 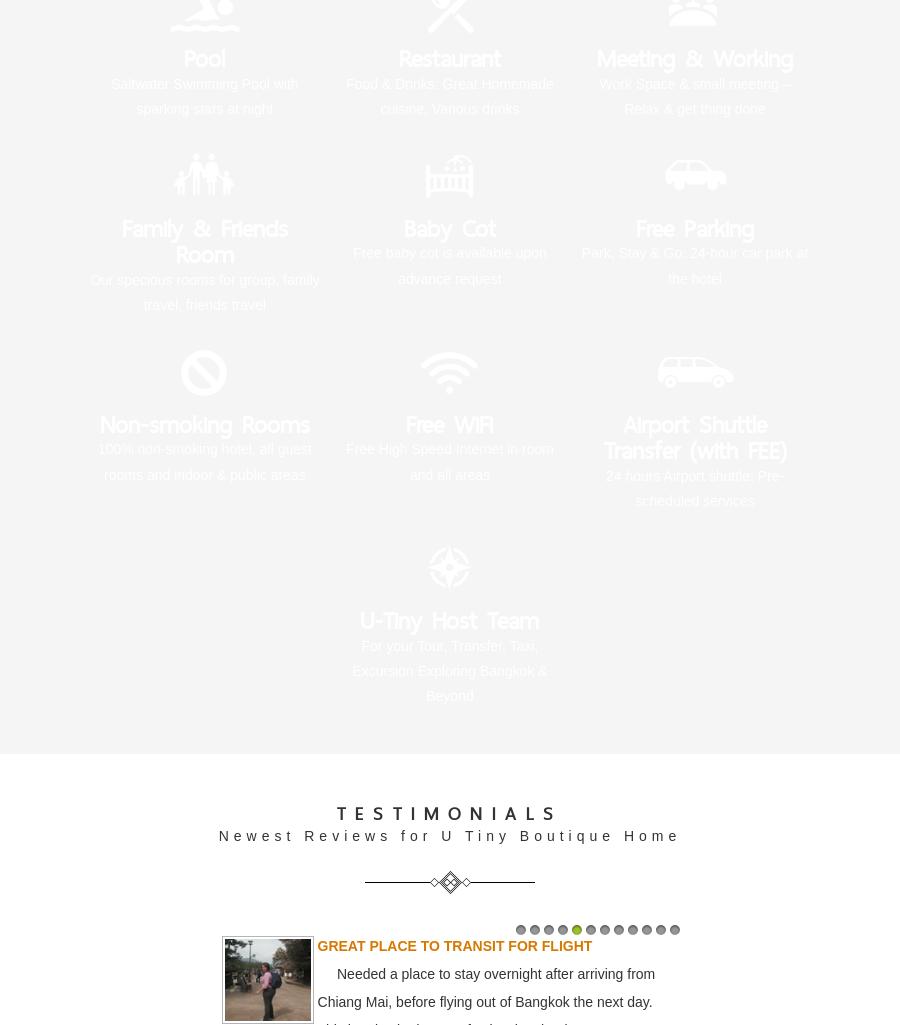 I want to click on 'TESTIMONIALS', so click(x=450, y=812).